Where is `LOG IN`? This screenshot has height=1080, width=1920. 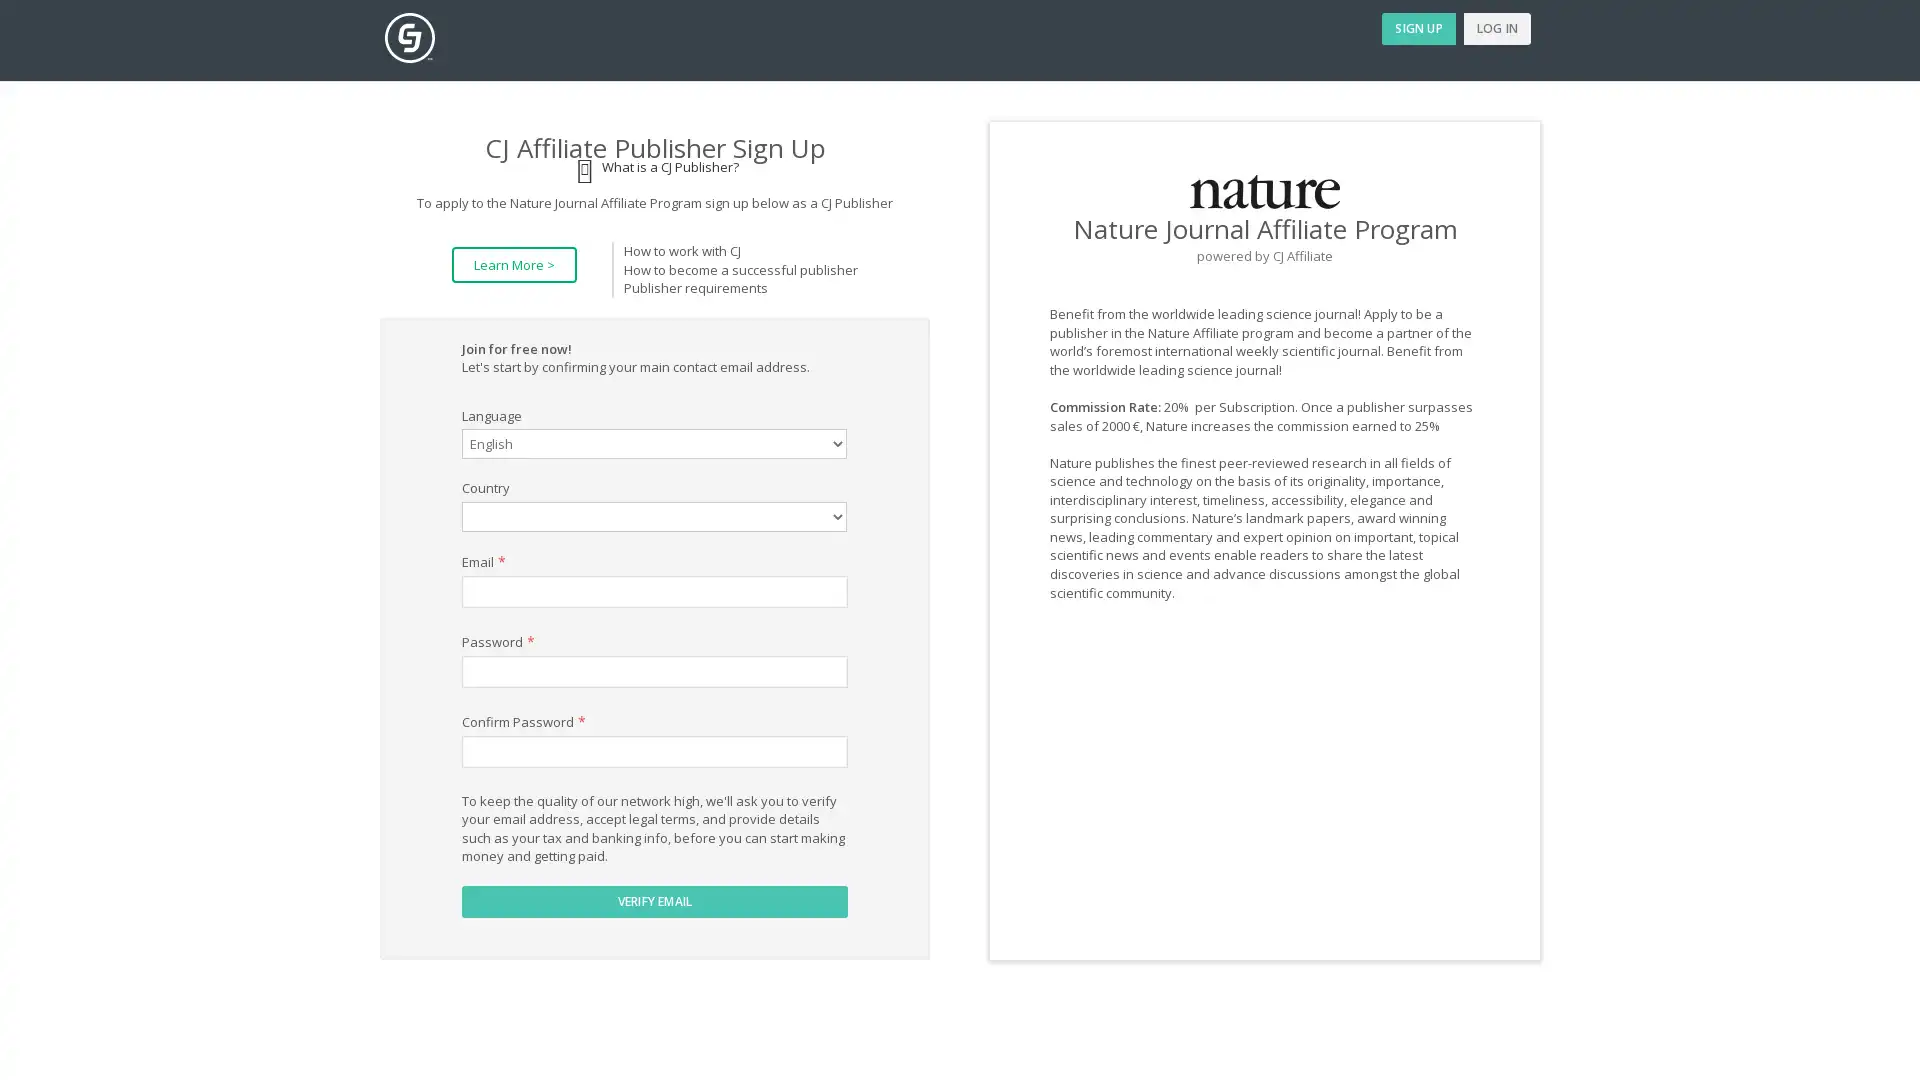 LOG IN is located at coordinates (1497, 29).